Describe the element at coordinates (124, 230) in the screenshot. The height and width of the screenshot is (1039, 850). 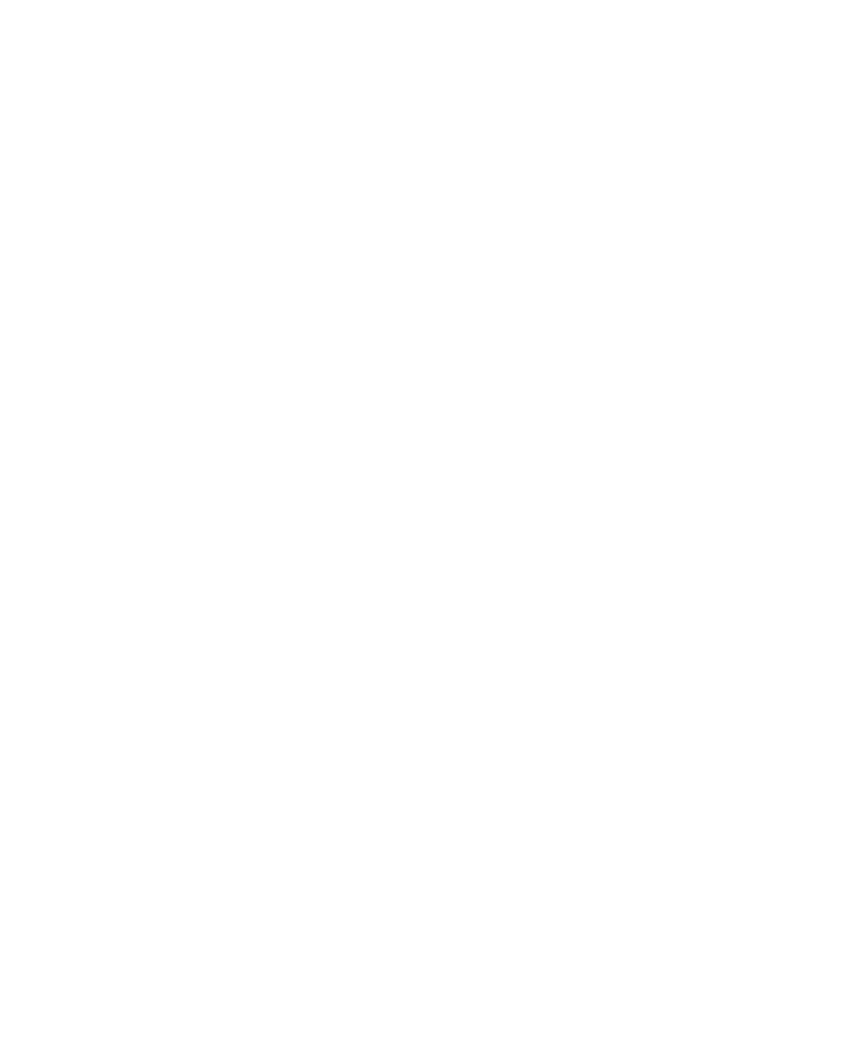
I see `'April 2020'` at that location.